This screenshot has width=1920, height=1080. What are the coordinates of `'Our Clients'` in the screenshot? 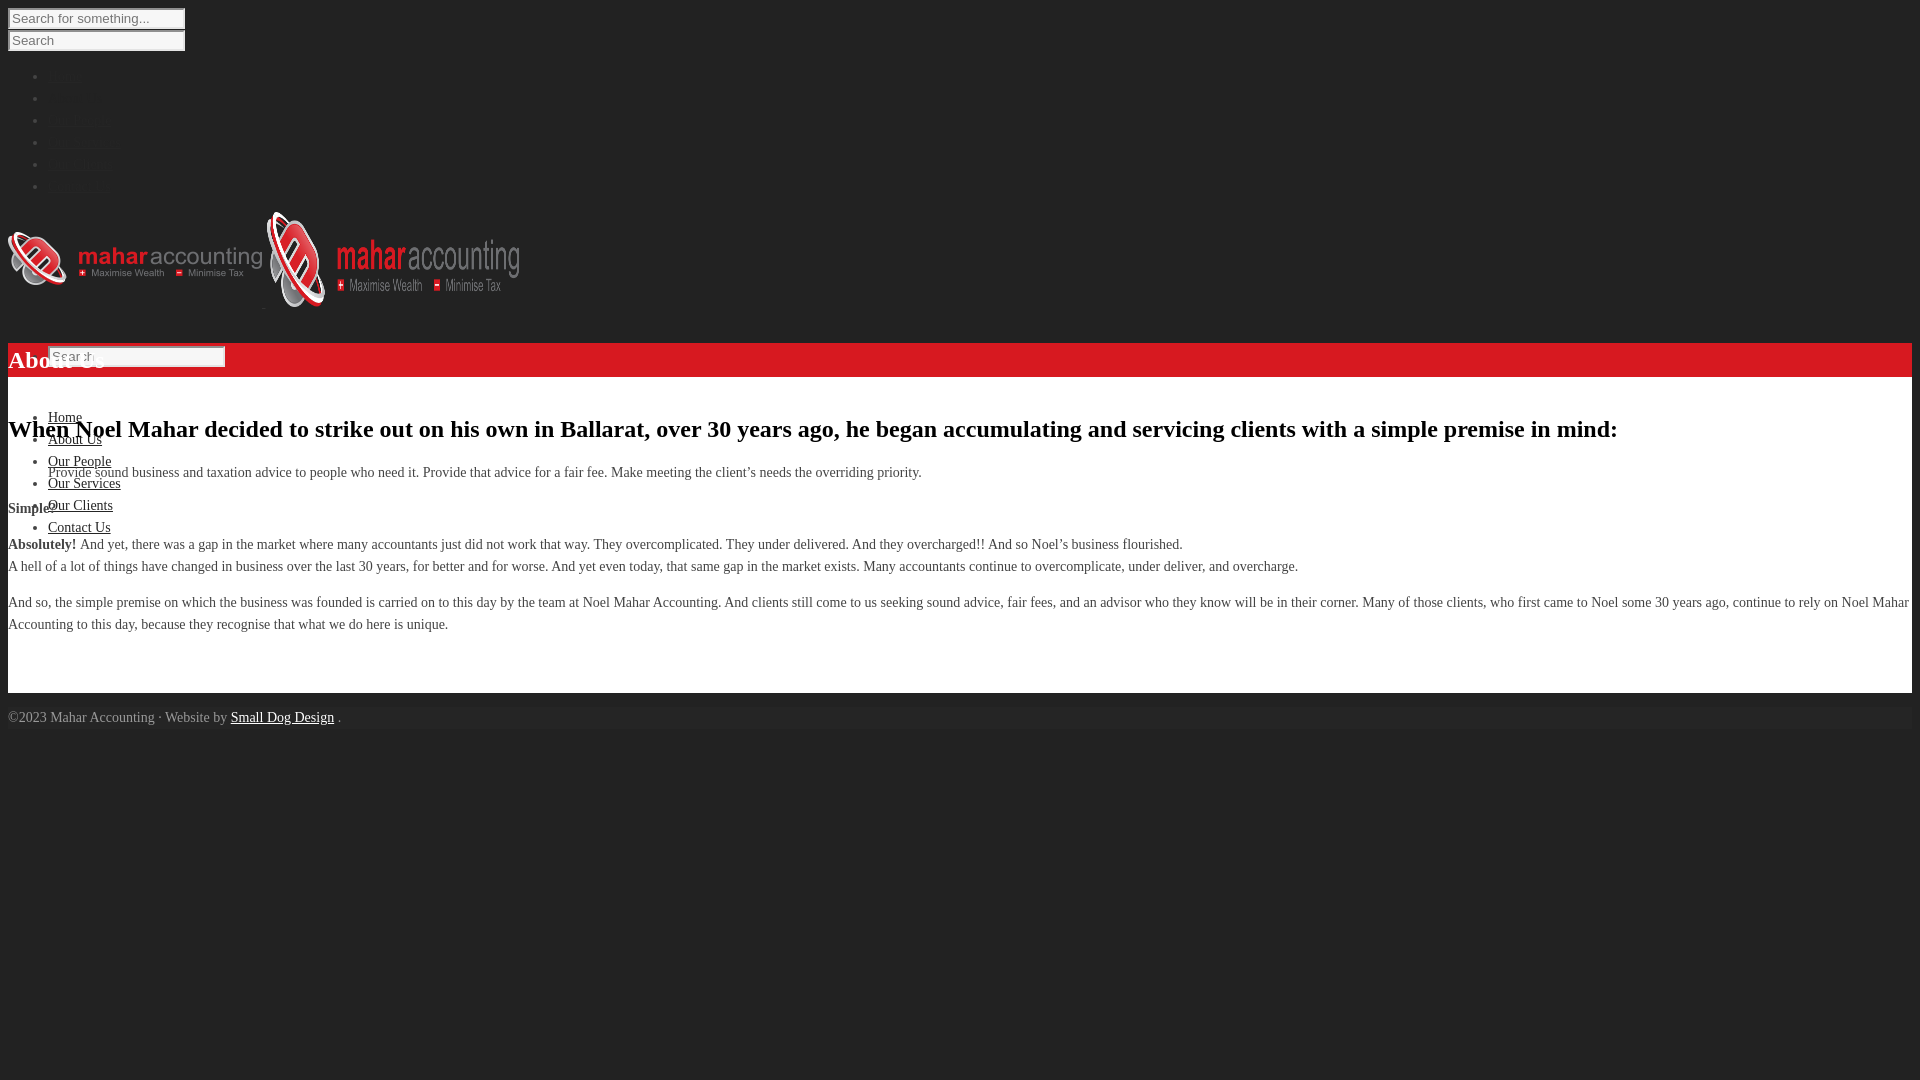 It's located at (48, 163).